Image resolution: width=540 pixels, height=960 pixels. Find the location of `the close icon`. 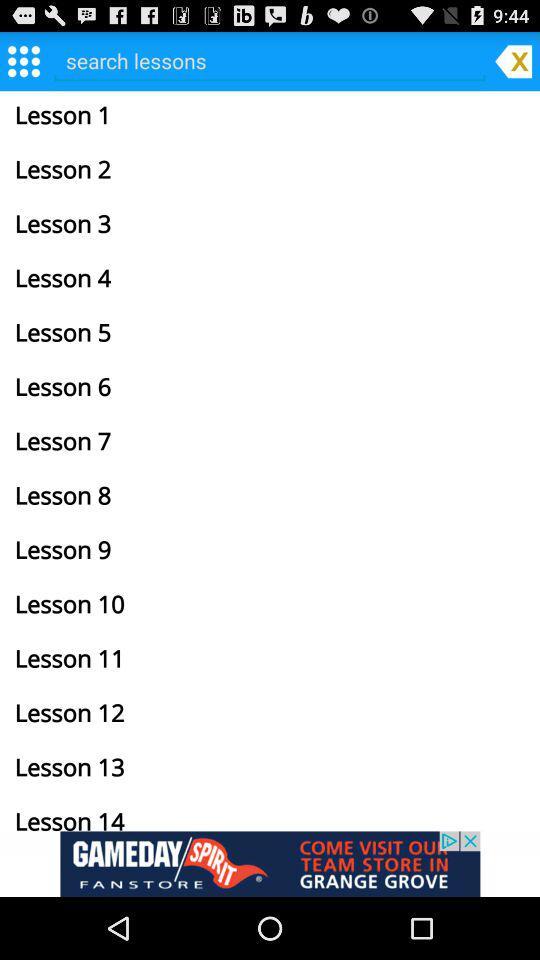

the close icon is located at coordinates (513, 65).